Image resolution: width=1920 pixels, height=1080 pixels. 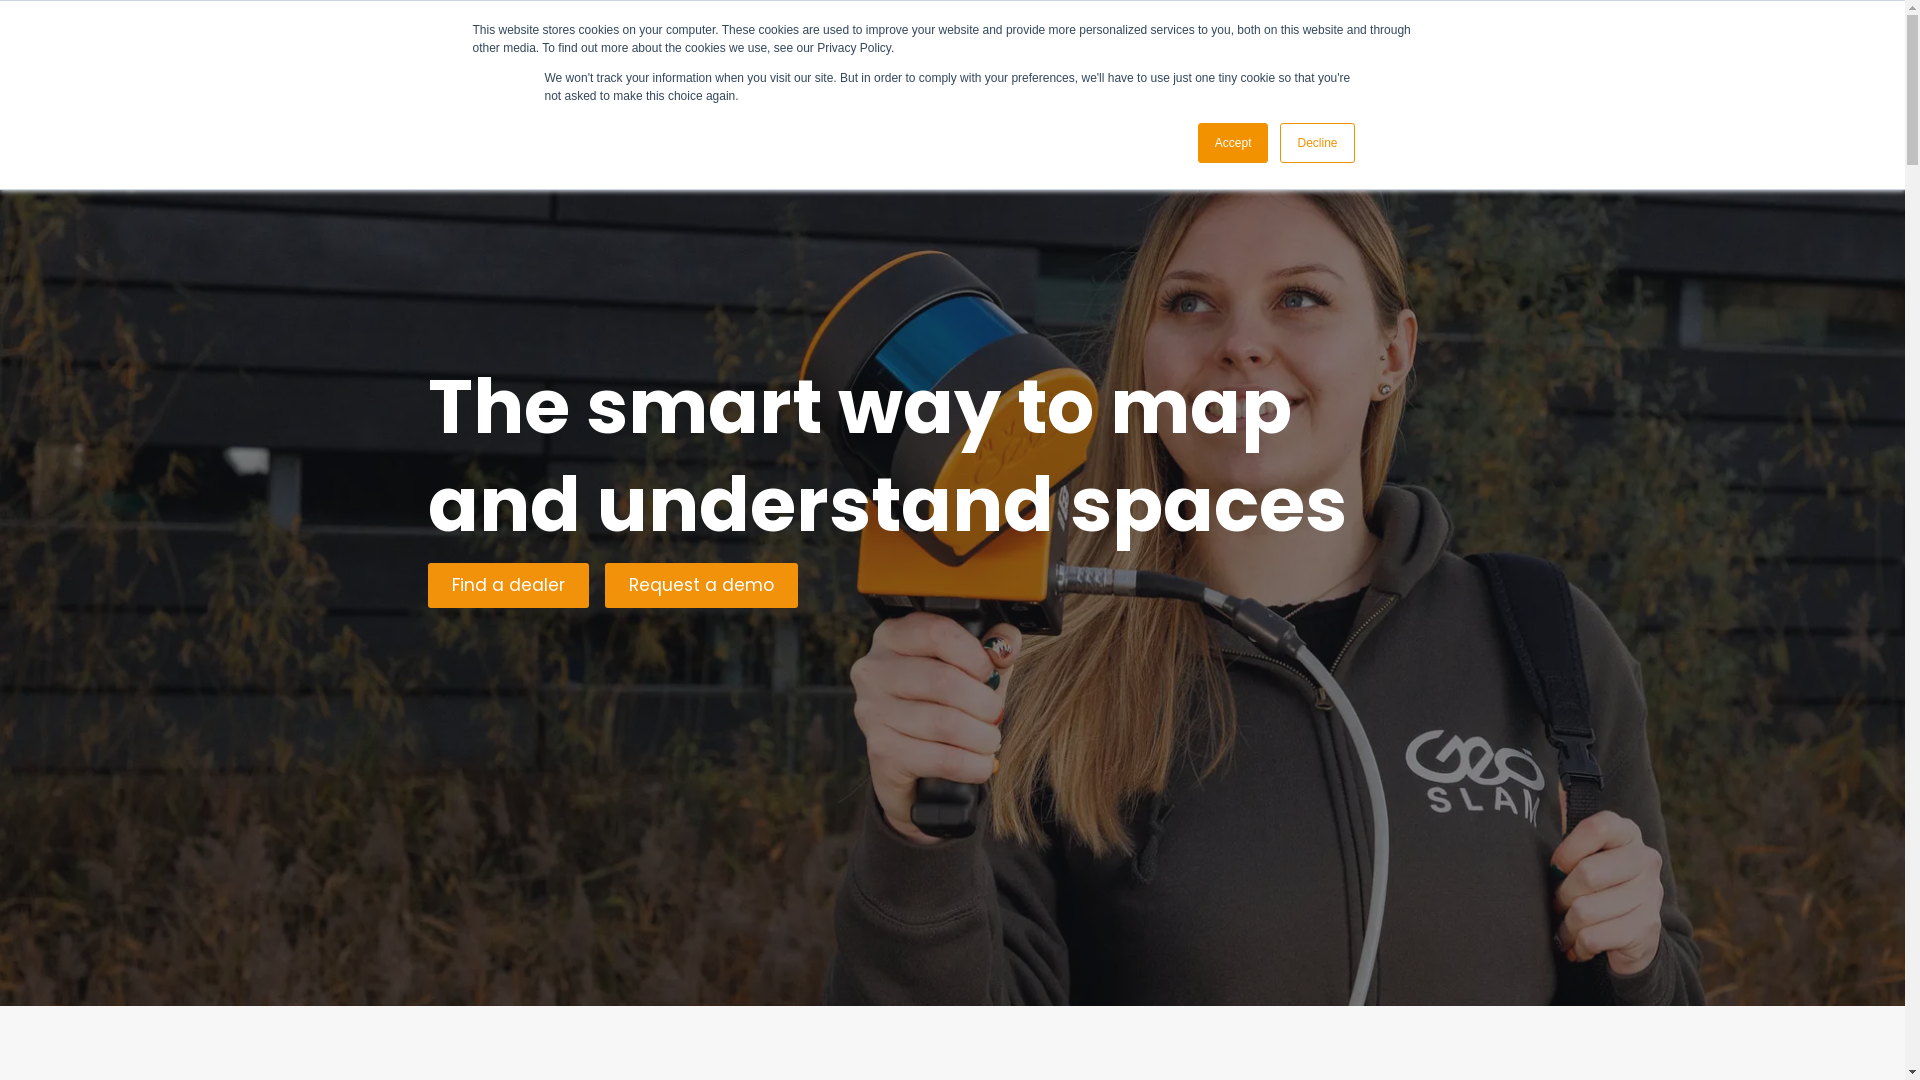 What do you see at coordinates (1232, 141) in the screenshot?
I see `'Accept'` at bounding box center [1232, 141].